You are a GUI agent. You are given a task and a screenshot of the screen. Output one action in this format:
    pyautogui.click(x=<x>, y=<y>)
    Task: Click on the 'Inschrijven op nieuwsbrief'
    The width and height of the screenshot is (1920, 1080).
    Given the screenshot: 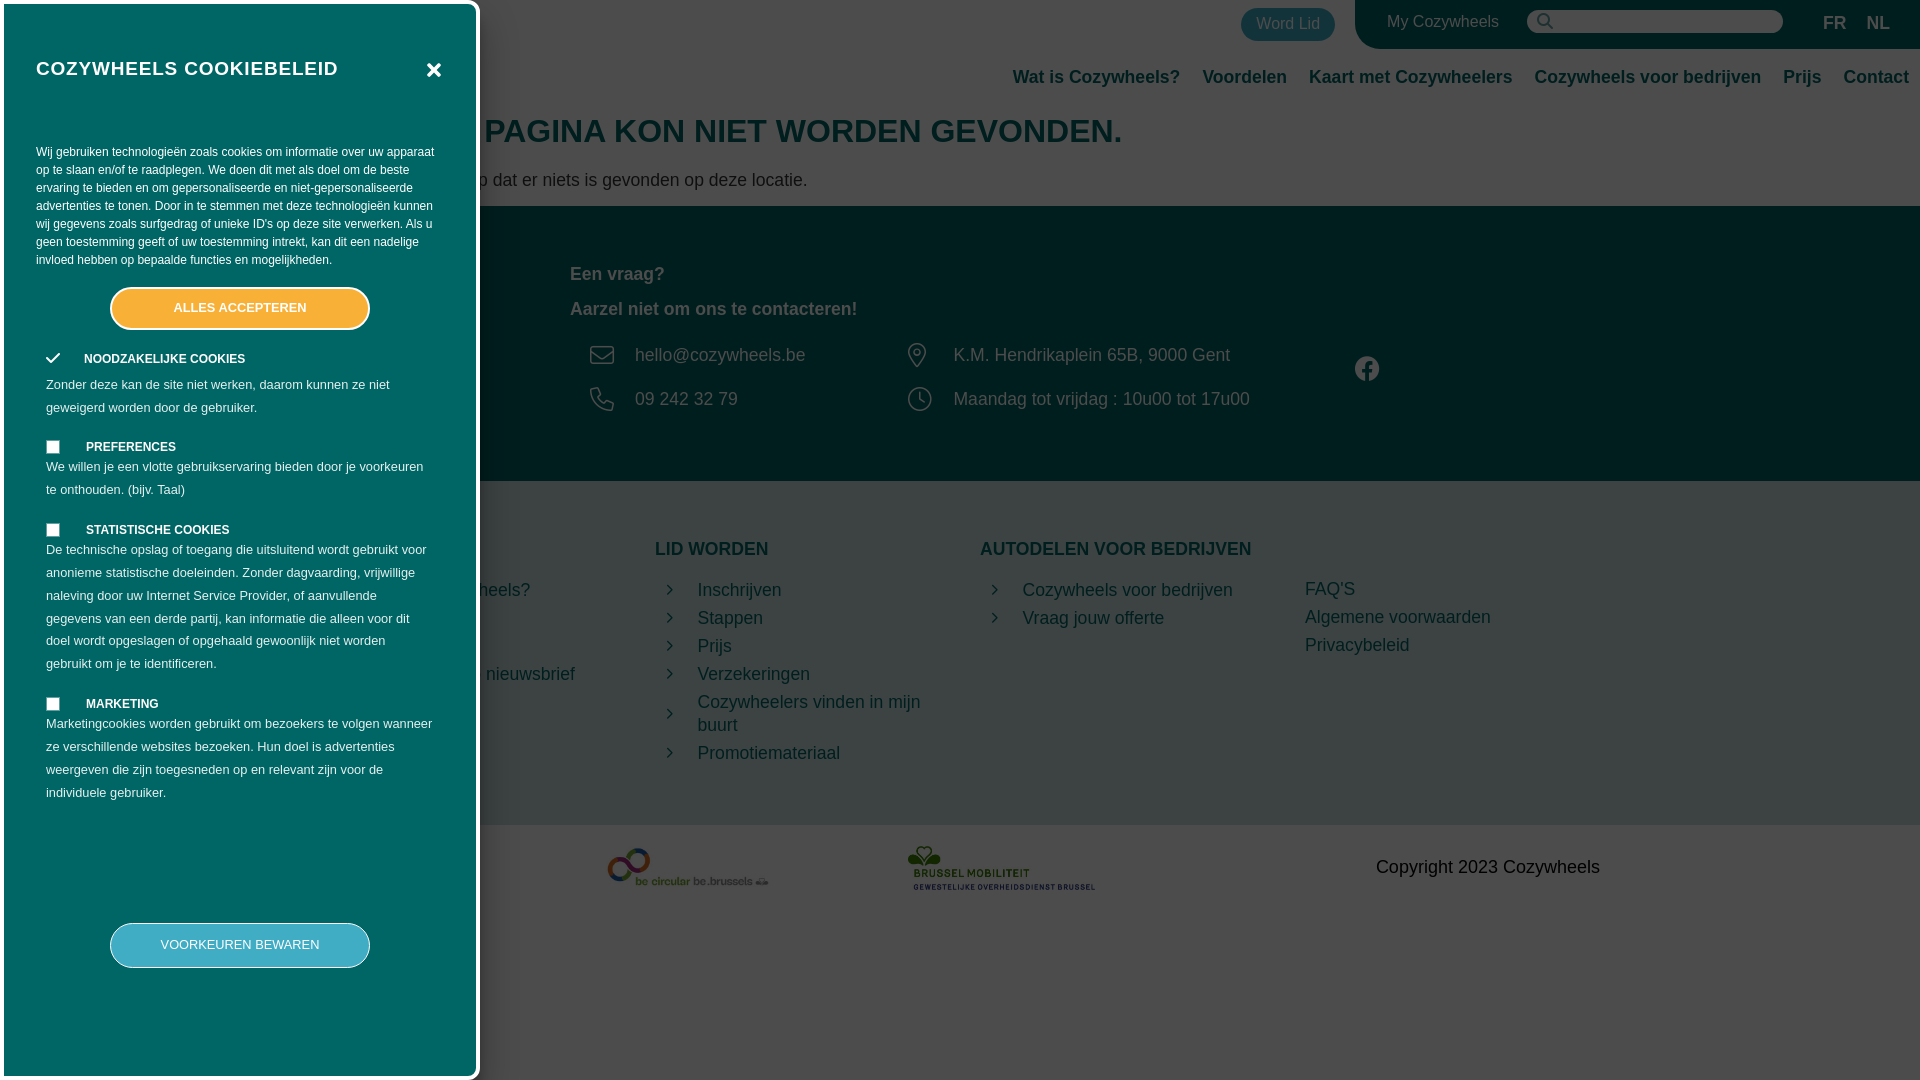 What is the action you would take?
    pyautogui.click(x=471, y=674)
    